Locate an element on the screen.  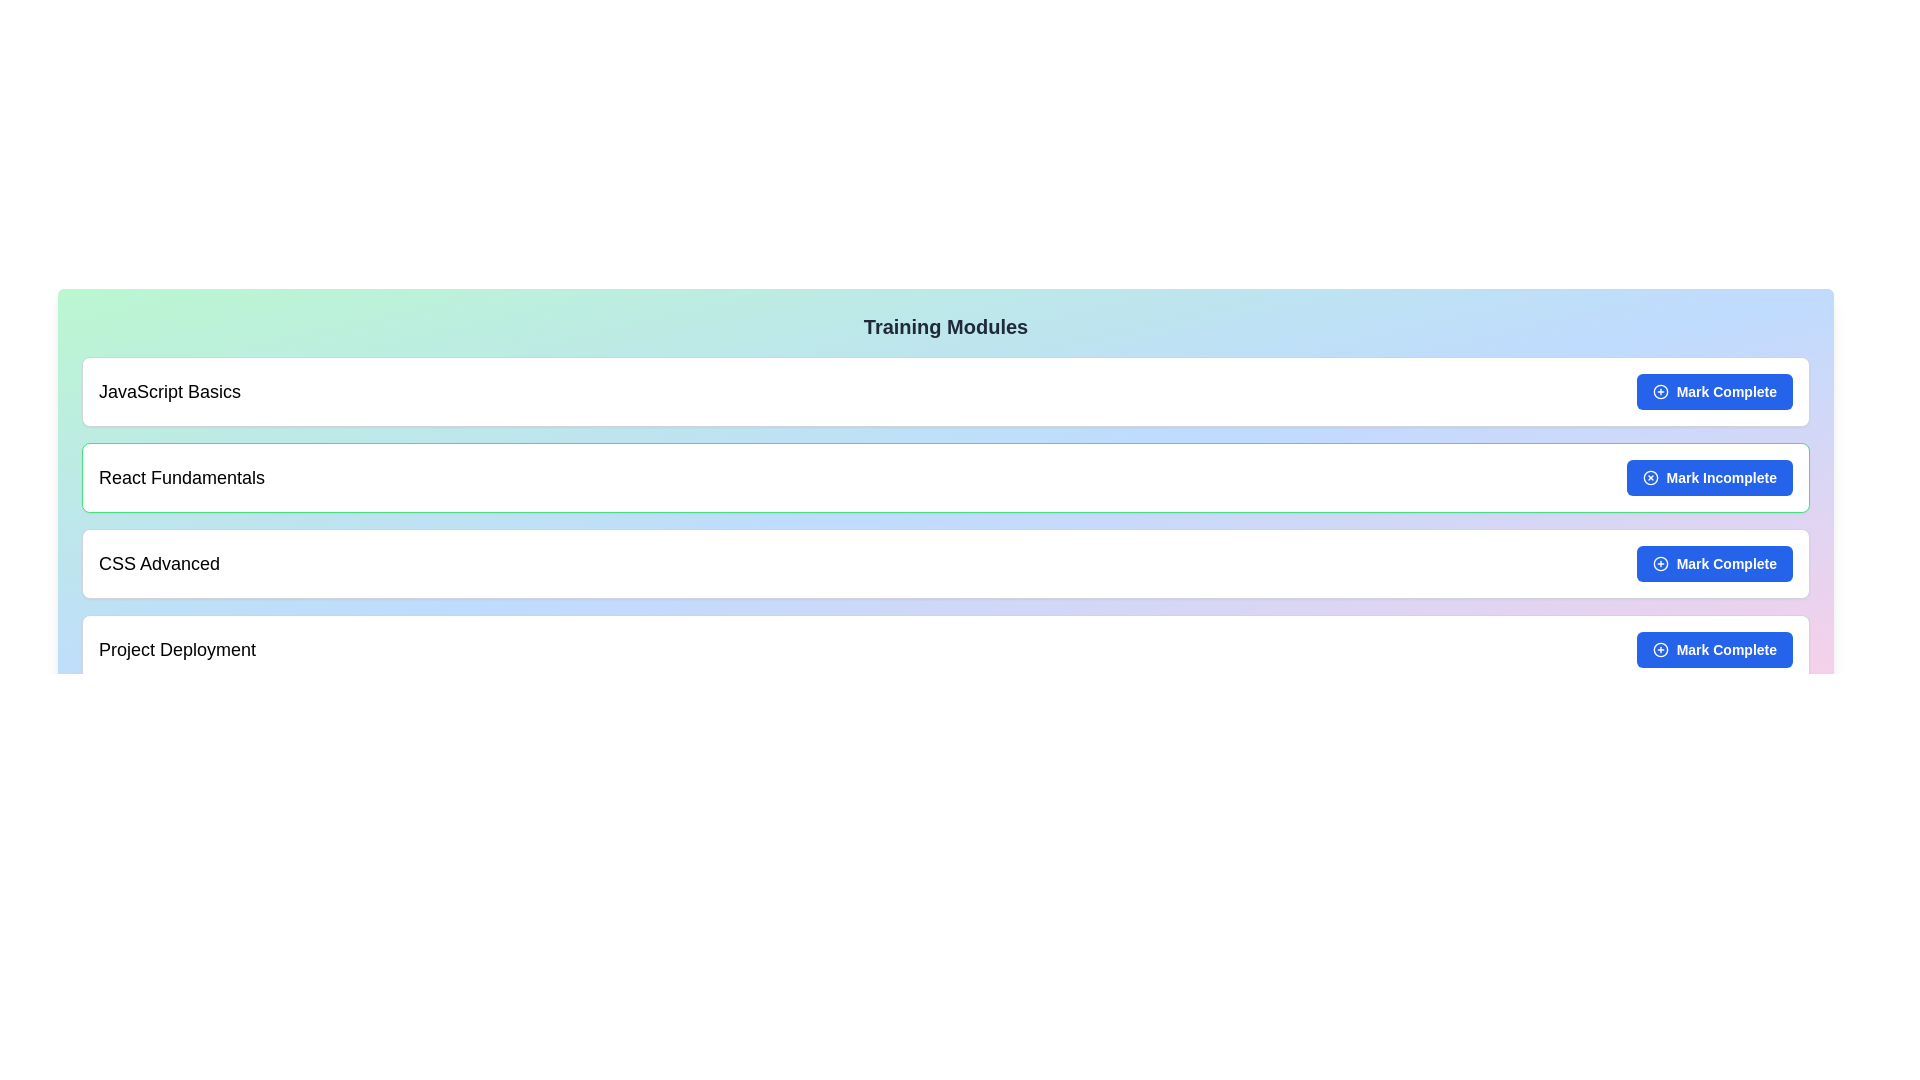
the 'Mark Complete' button with a blue background and white text, located in the 'Project Deployment' section, to mark the task as complete is located at coordinates (1713, 650).